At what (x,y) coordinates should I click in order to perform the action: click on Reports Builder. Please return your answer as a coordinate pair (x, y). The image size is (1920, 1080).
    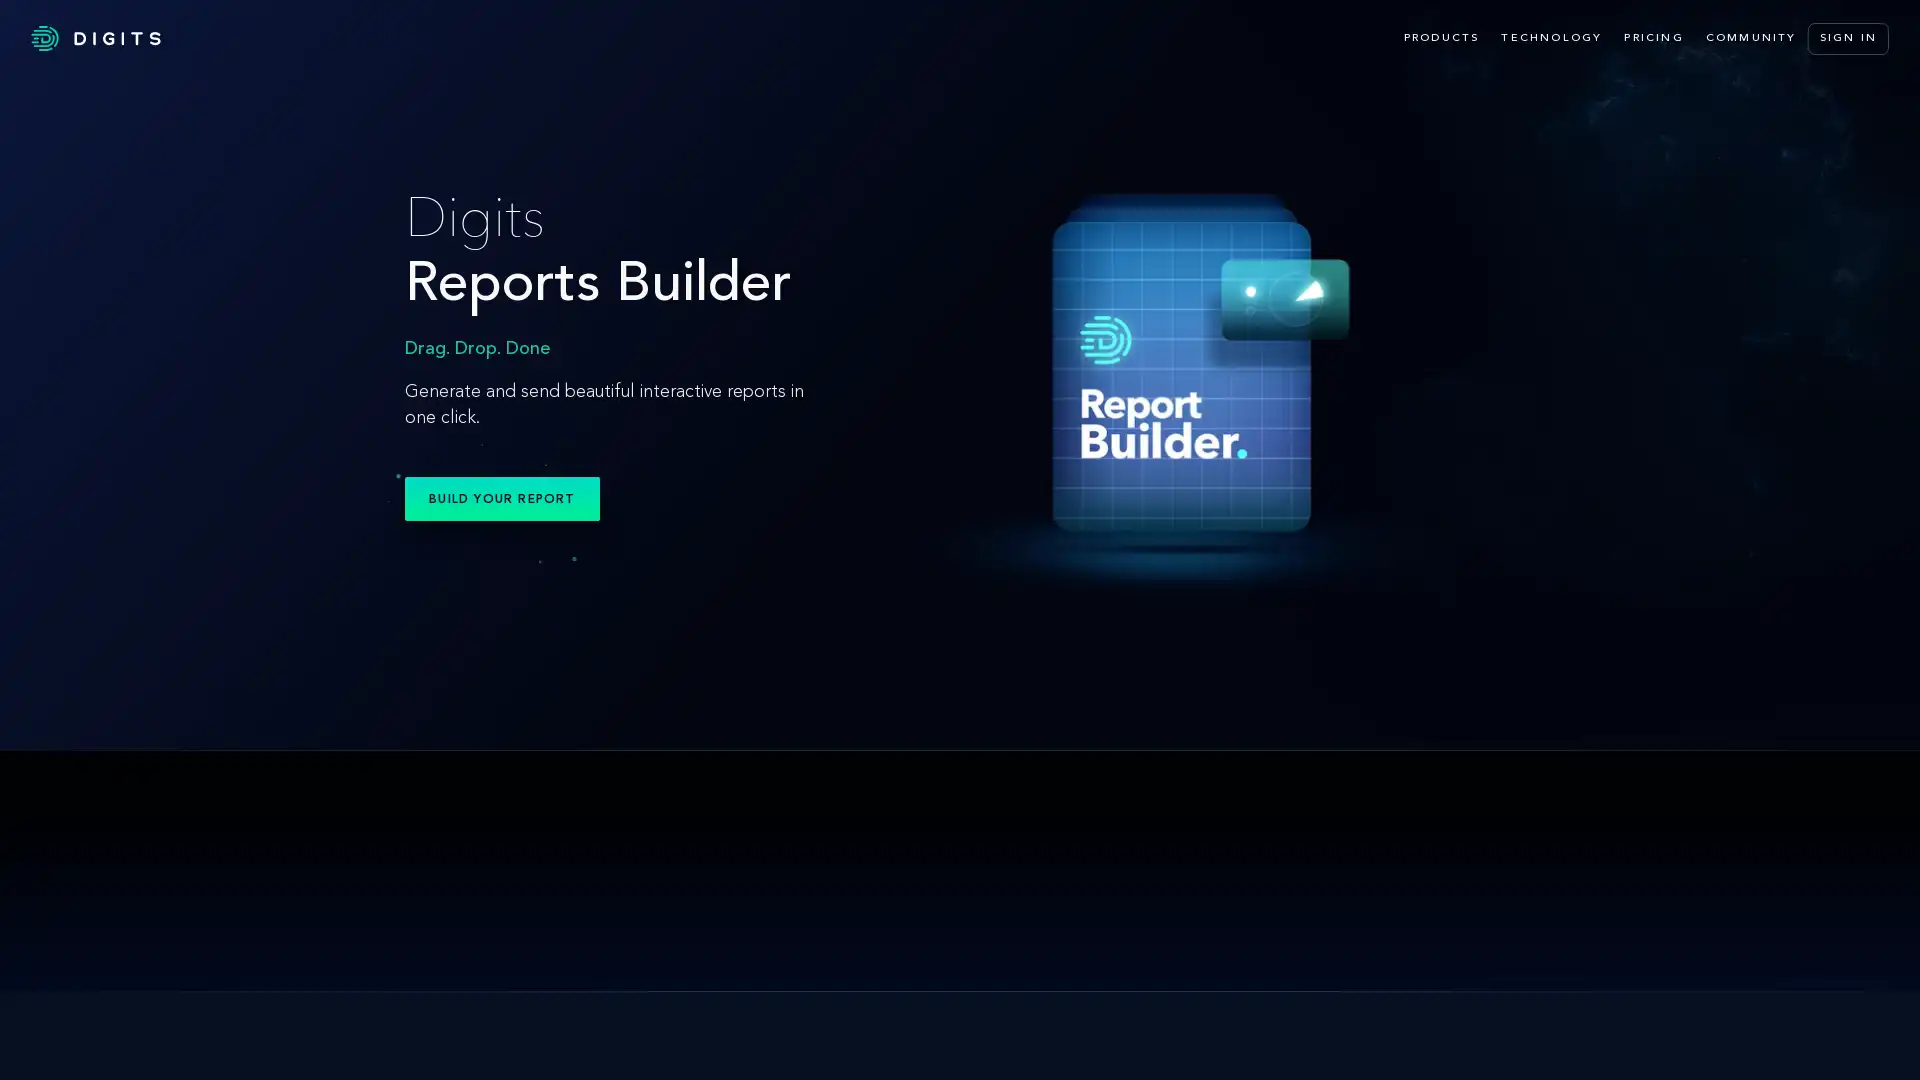
    Looking at the image, I should click on (480, 623).